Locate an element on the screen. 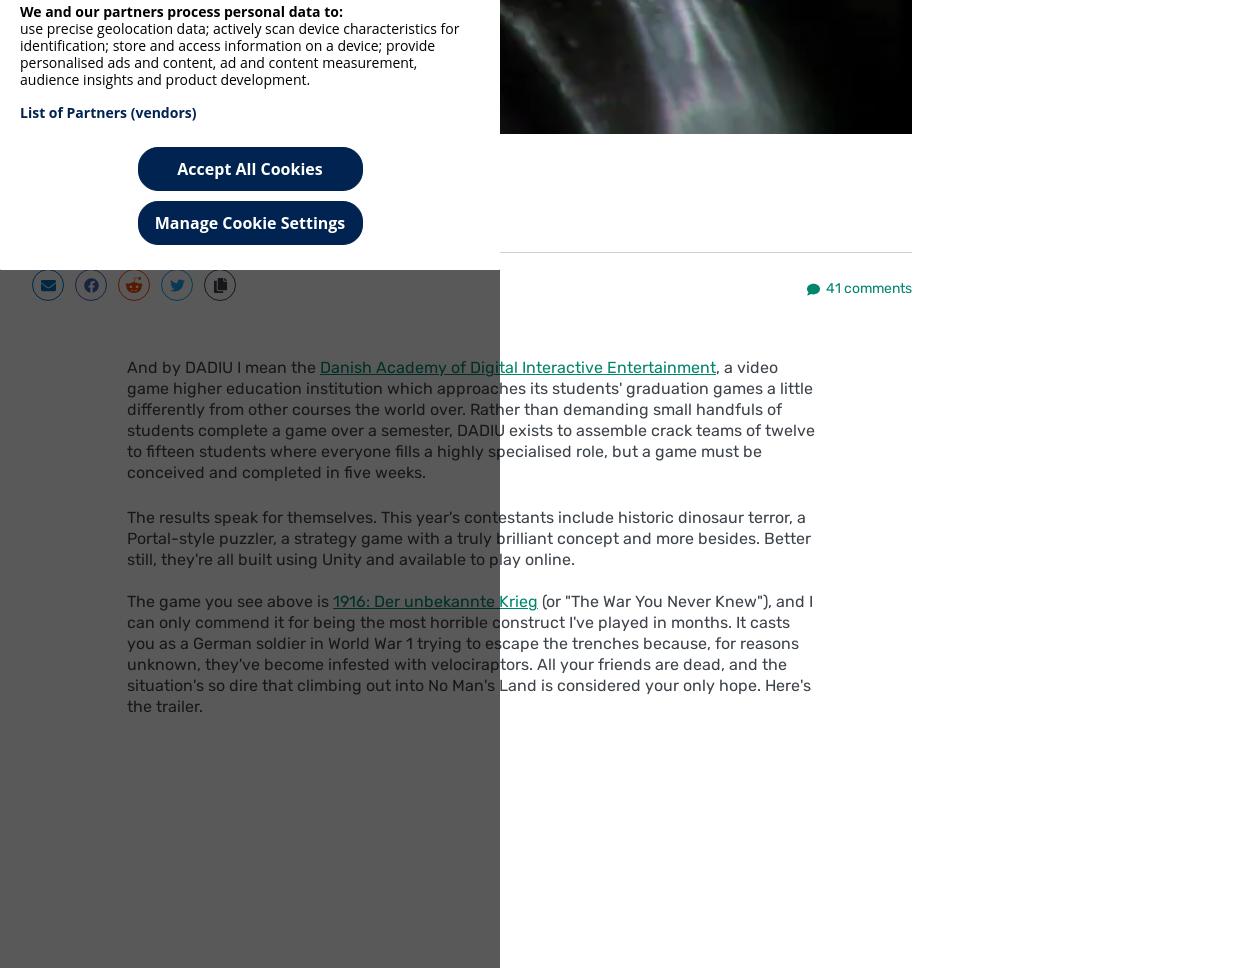 The height and width of the screenshot is (968, 1260). 'Published on' is located at coordinates (165, 202).